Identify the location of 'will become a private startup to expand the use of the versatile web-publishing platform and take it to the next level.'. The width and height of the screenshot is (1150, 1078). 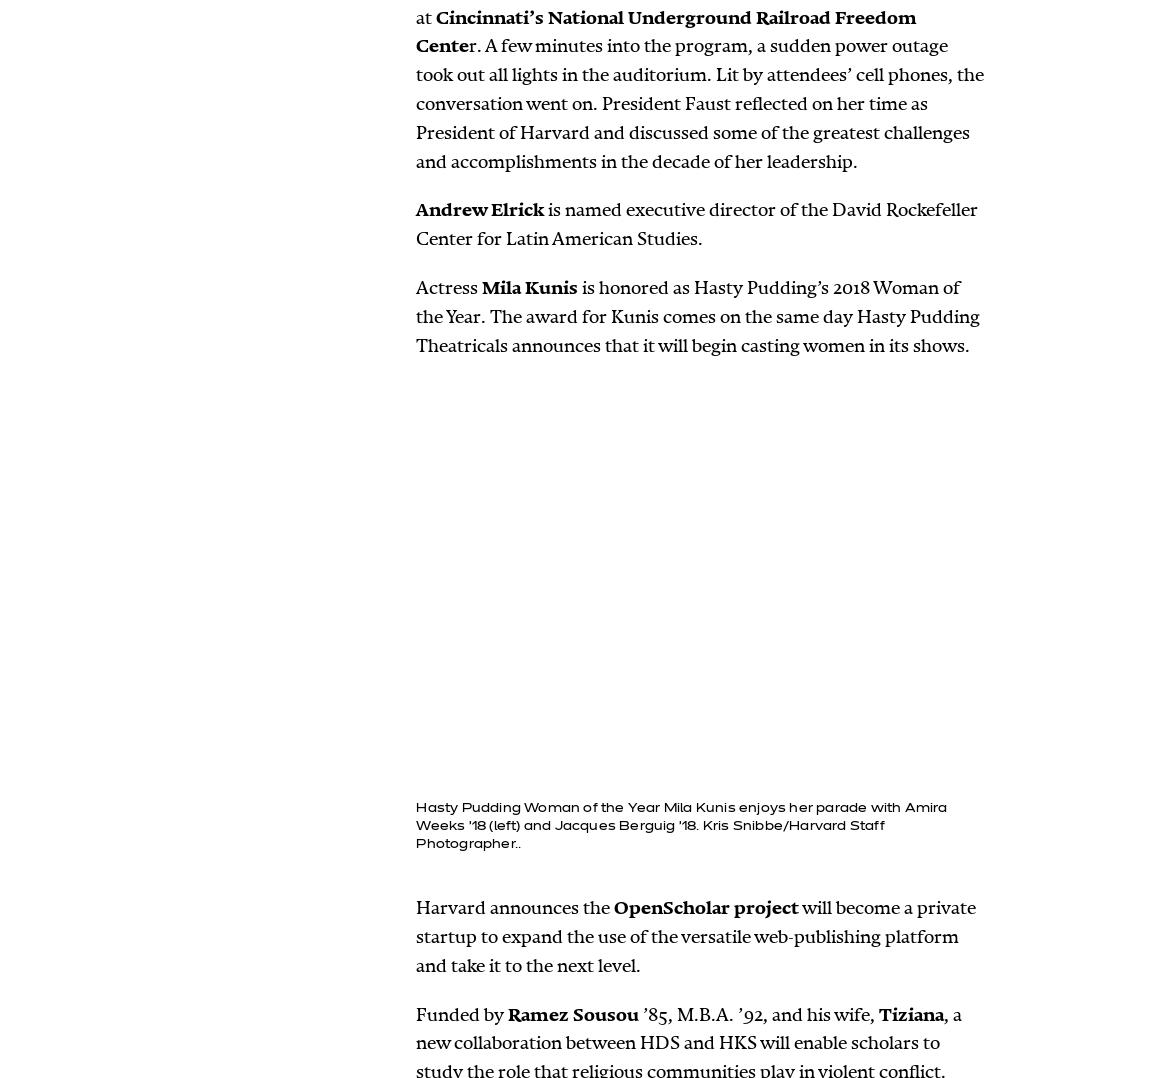
(415, 935).